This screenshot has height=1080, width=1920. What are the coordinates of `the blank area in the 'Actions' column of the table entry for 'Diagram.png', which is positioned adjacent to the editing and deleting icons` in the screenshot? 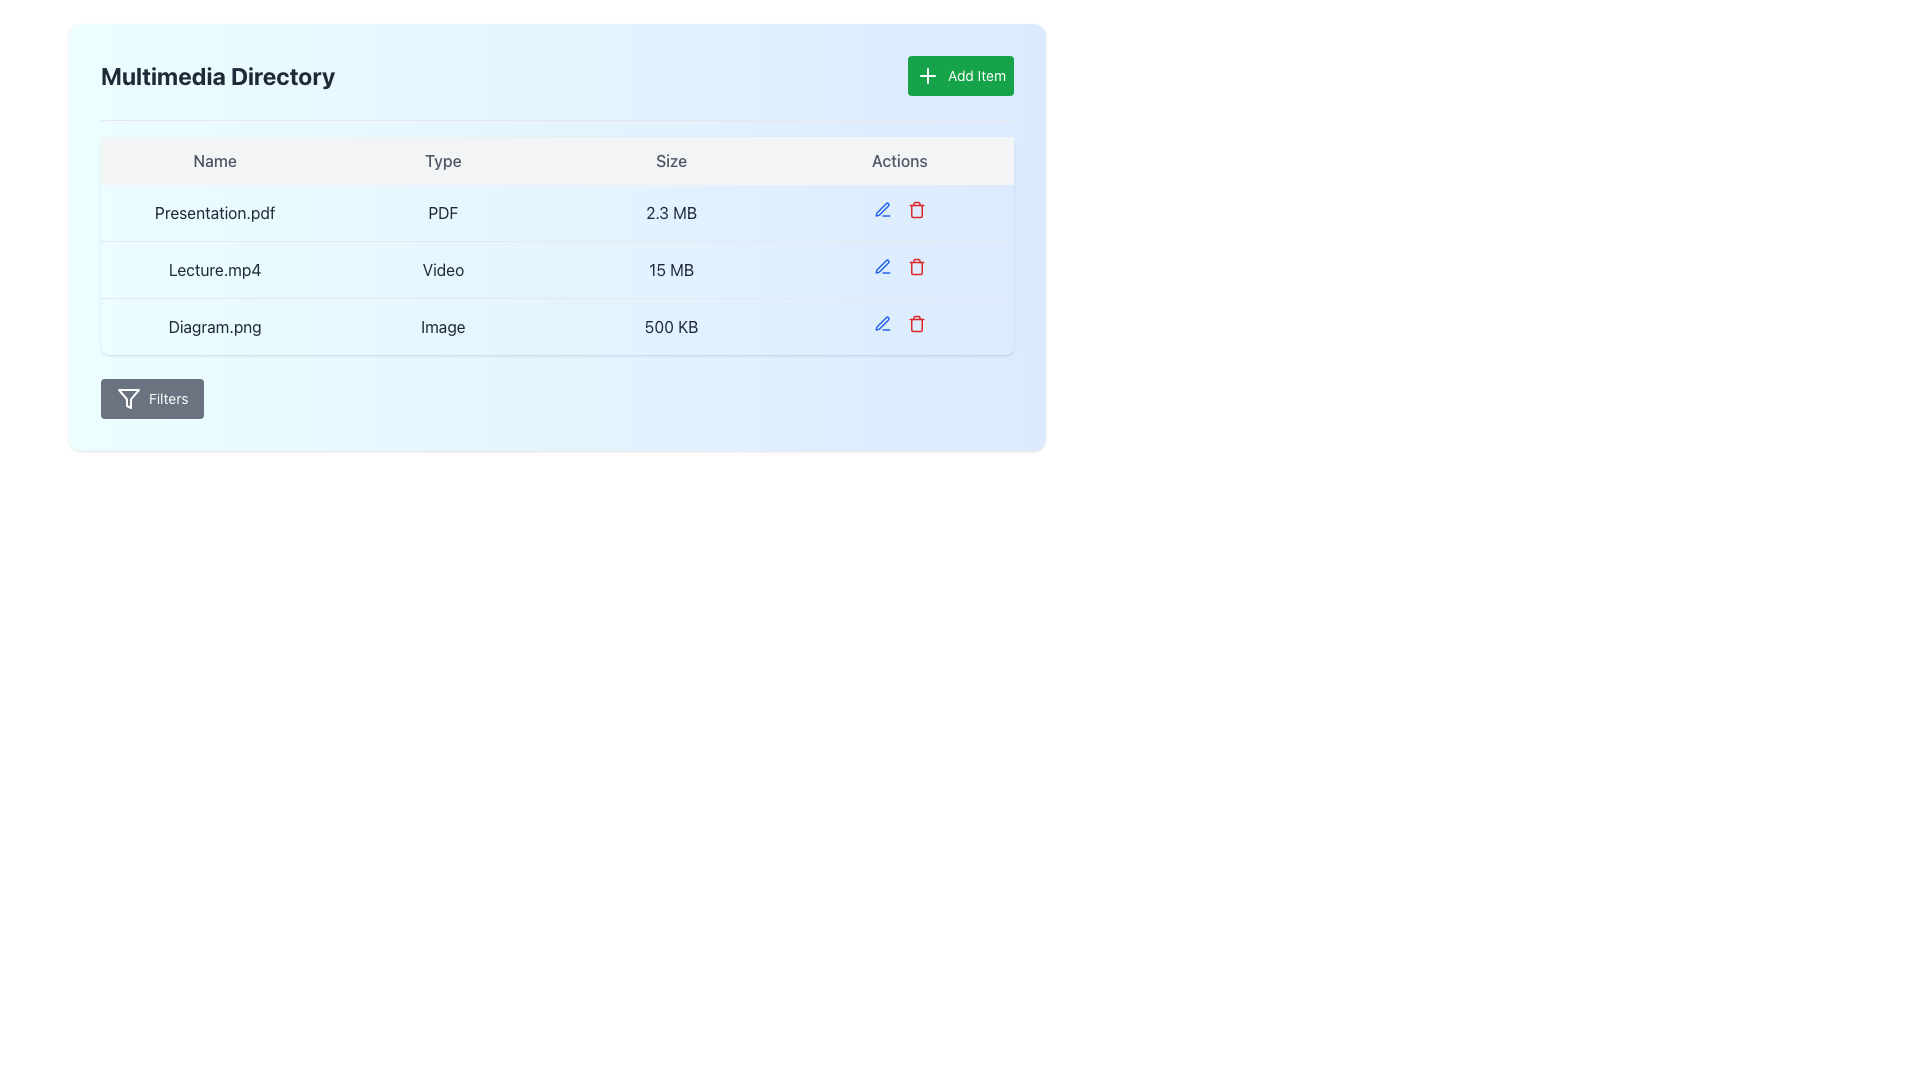 It's located at (898, 325).